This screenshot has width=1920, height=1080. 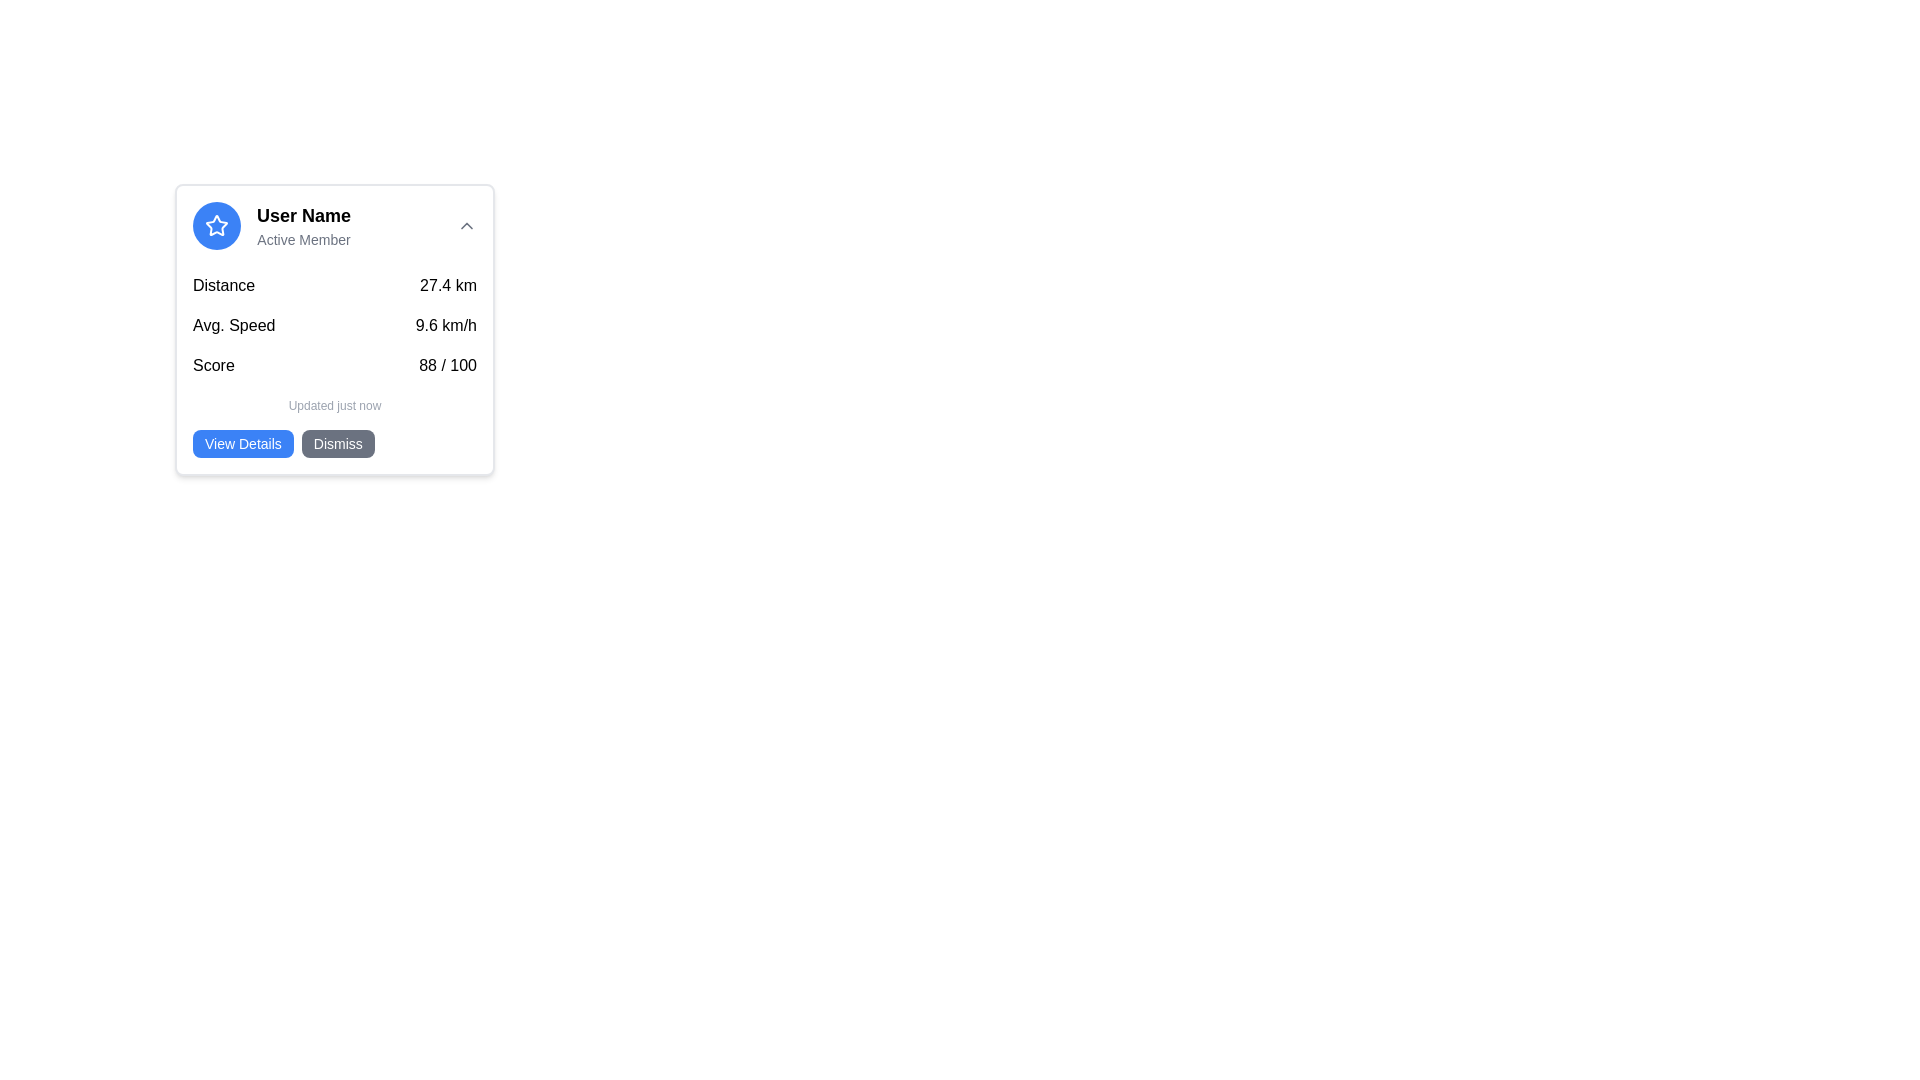 I want to click on the Text display area that shows 'User Name' and the subtitle 'Active Member', so click(x=302, y=225).